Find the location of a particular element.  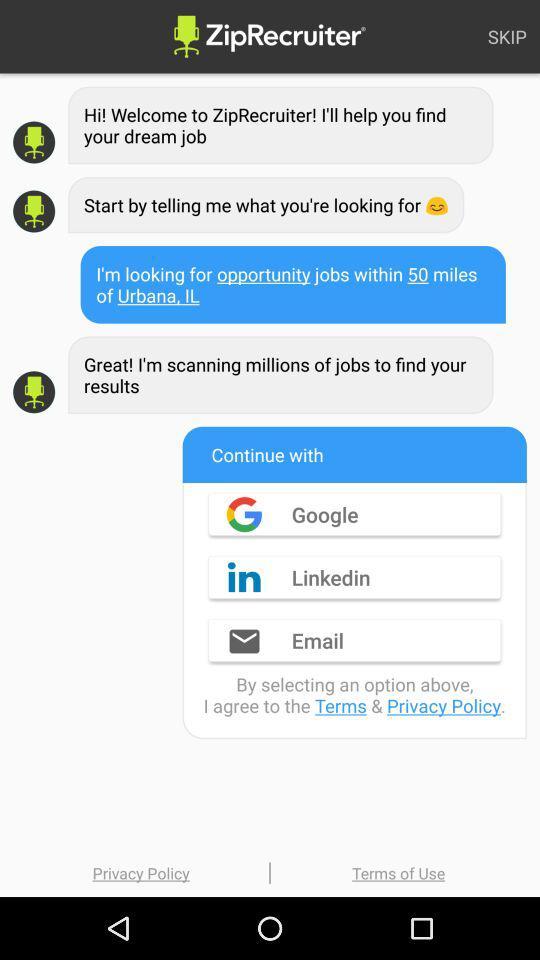

skip is located at coordinates (507, 35).